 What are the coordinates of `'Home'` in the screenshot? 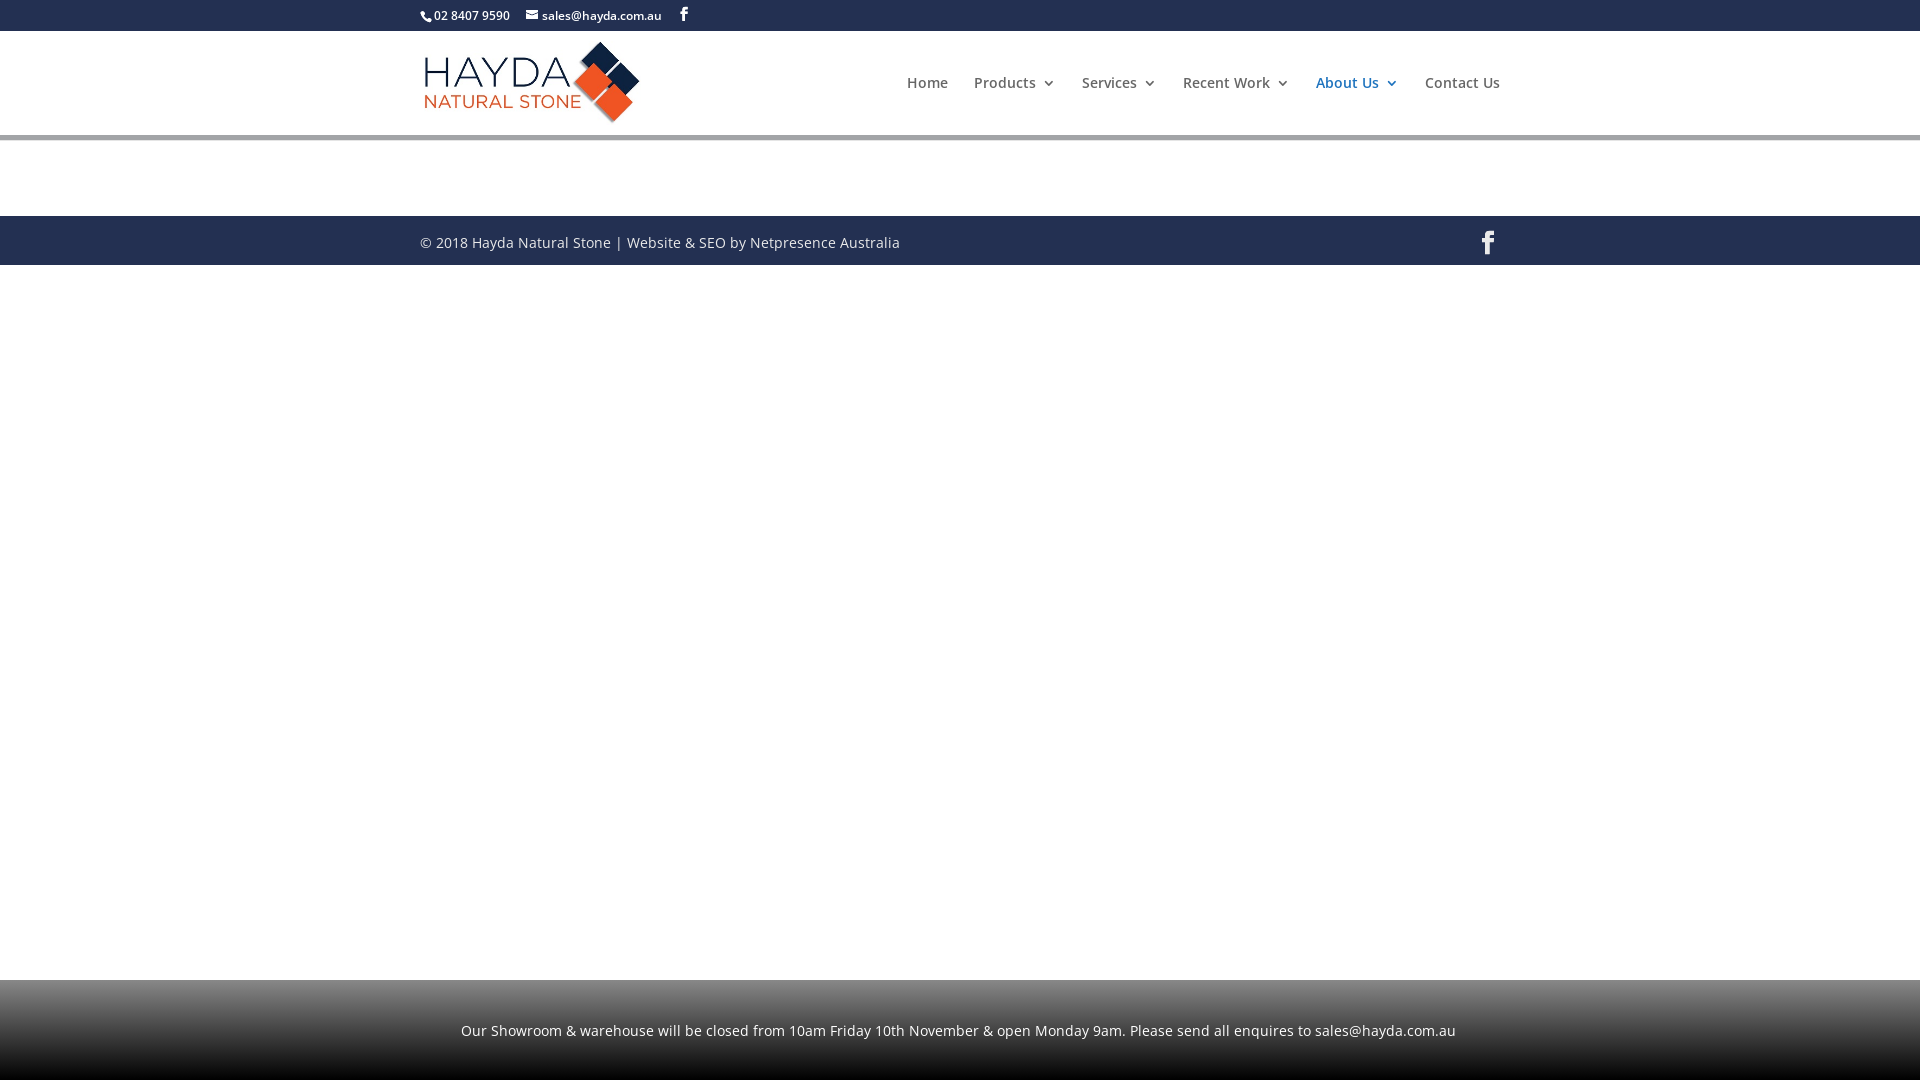 It's located at (926, 105).